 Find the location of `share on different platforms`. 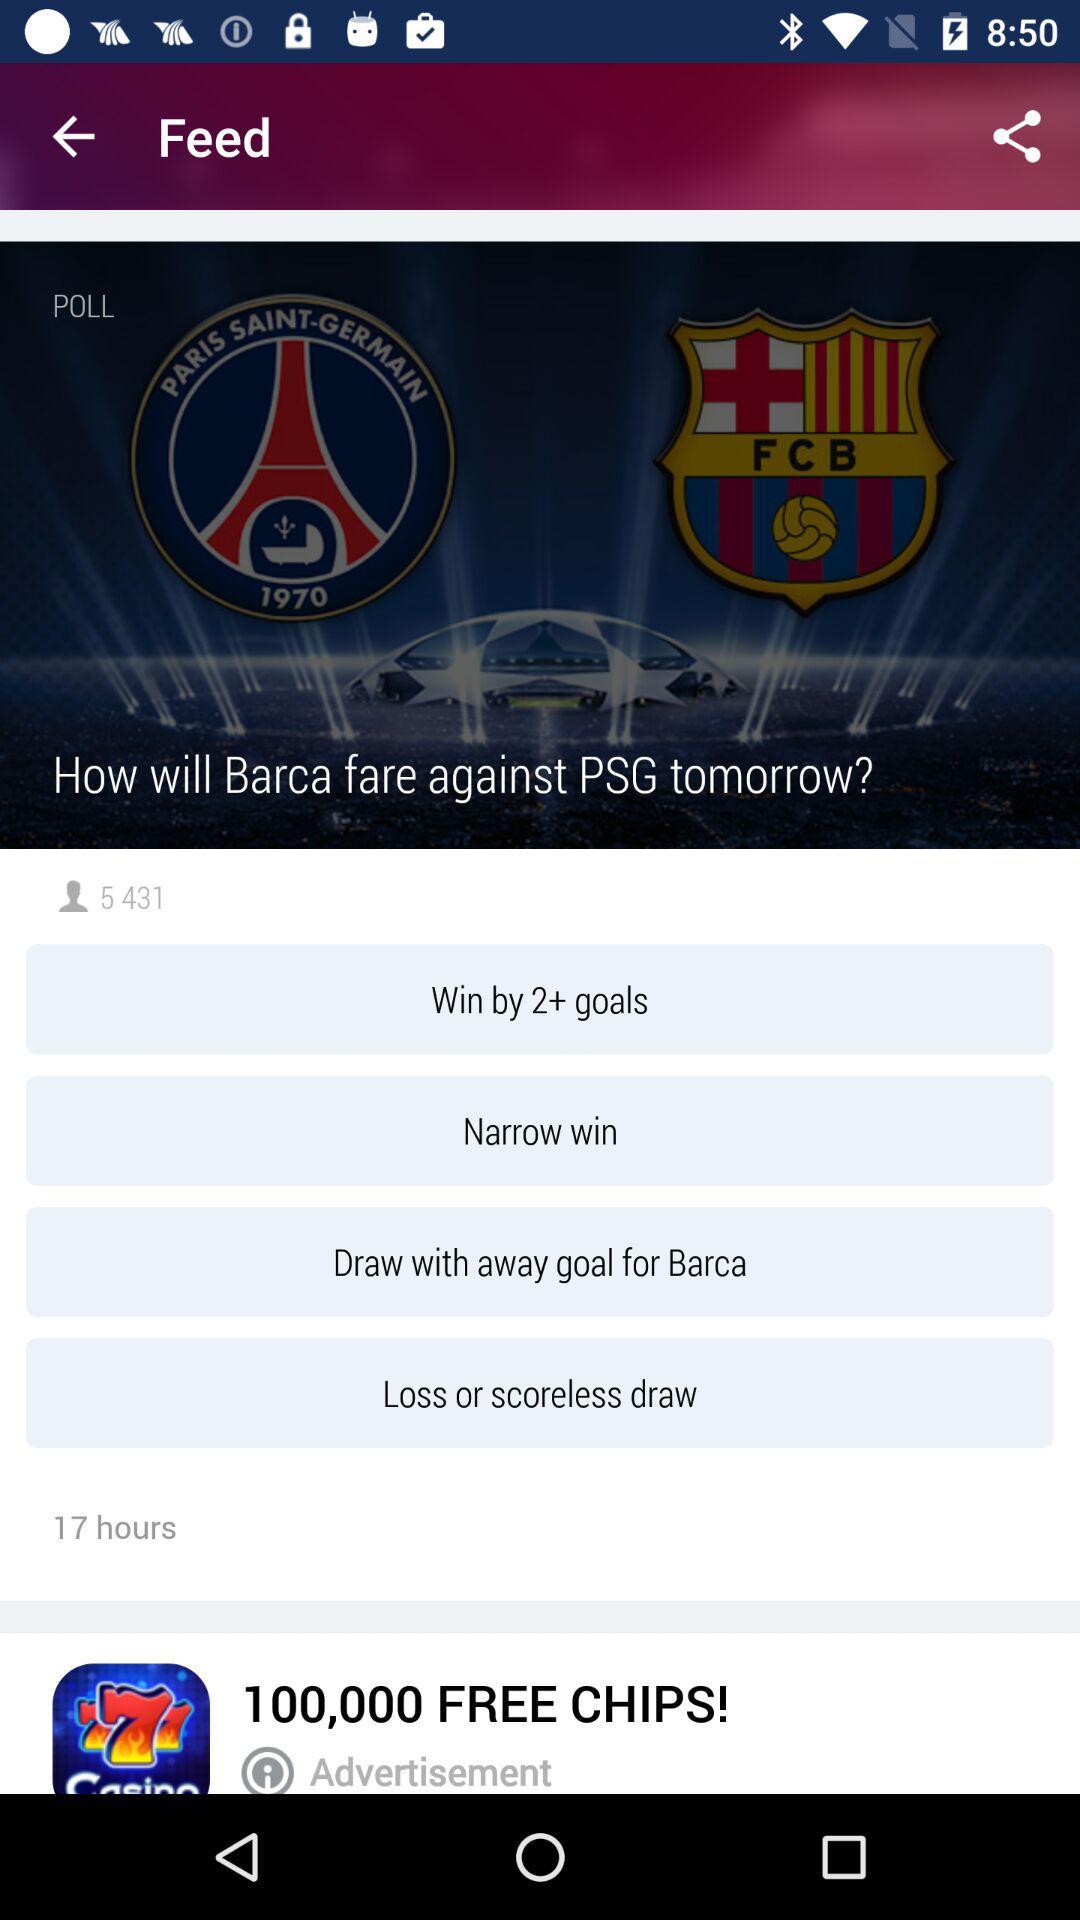

share on different platforms is located at coordinates (1017, 135).